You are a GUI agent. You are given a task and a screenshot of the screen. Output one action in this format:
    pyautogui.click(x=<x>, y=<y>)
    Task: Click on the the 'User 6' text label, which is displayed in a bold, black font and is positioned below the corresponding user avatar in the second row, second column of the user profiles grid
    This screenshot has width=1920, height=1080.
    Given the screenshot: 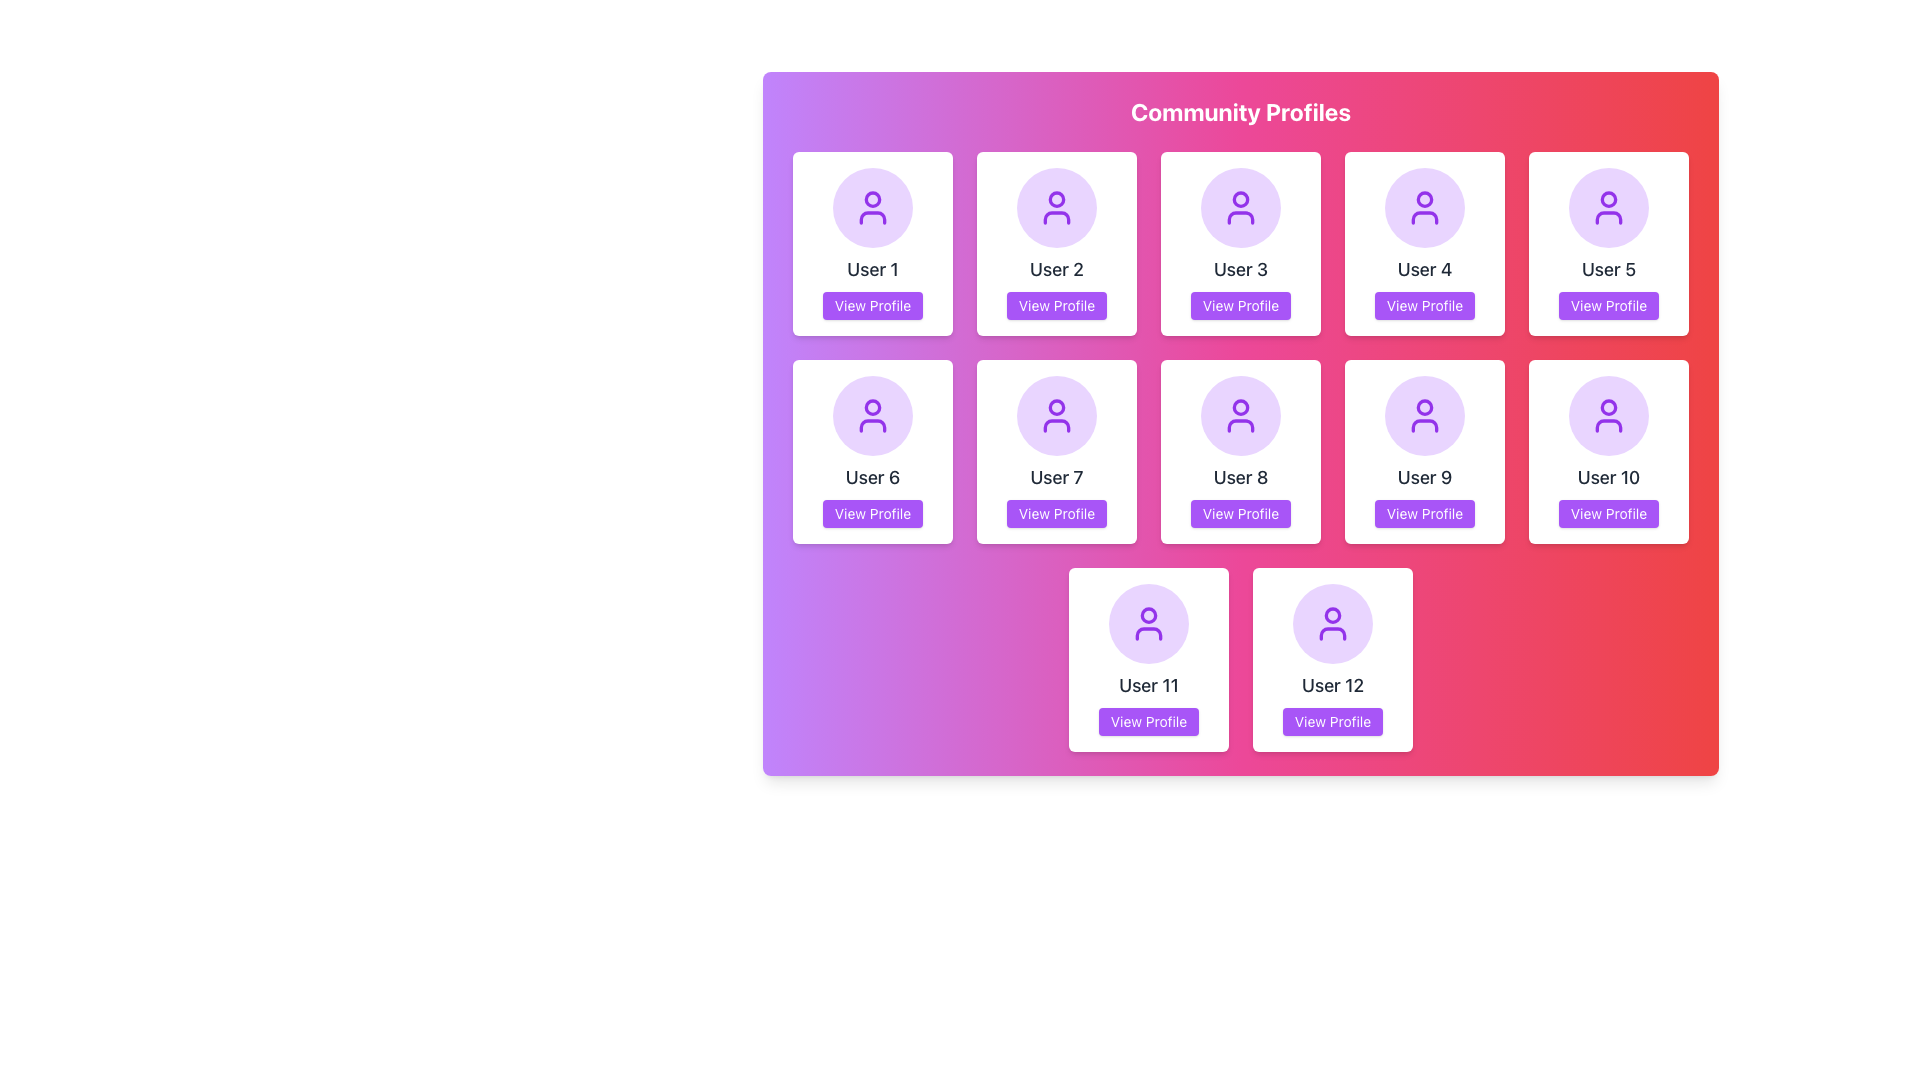 What is the action you would take?
    pyautogui.click(x=873, y=478)
    